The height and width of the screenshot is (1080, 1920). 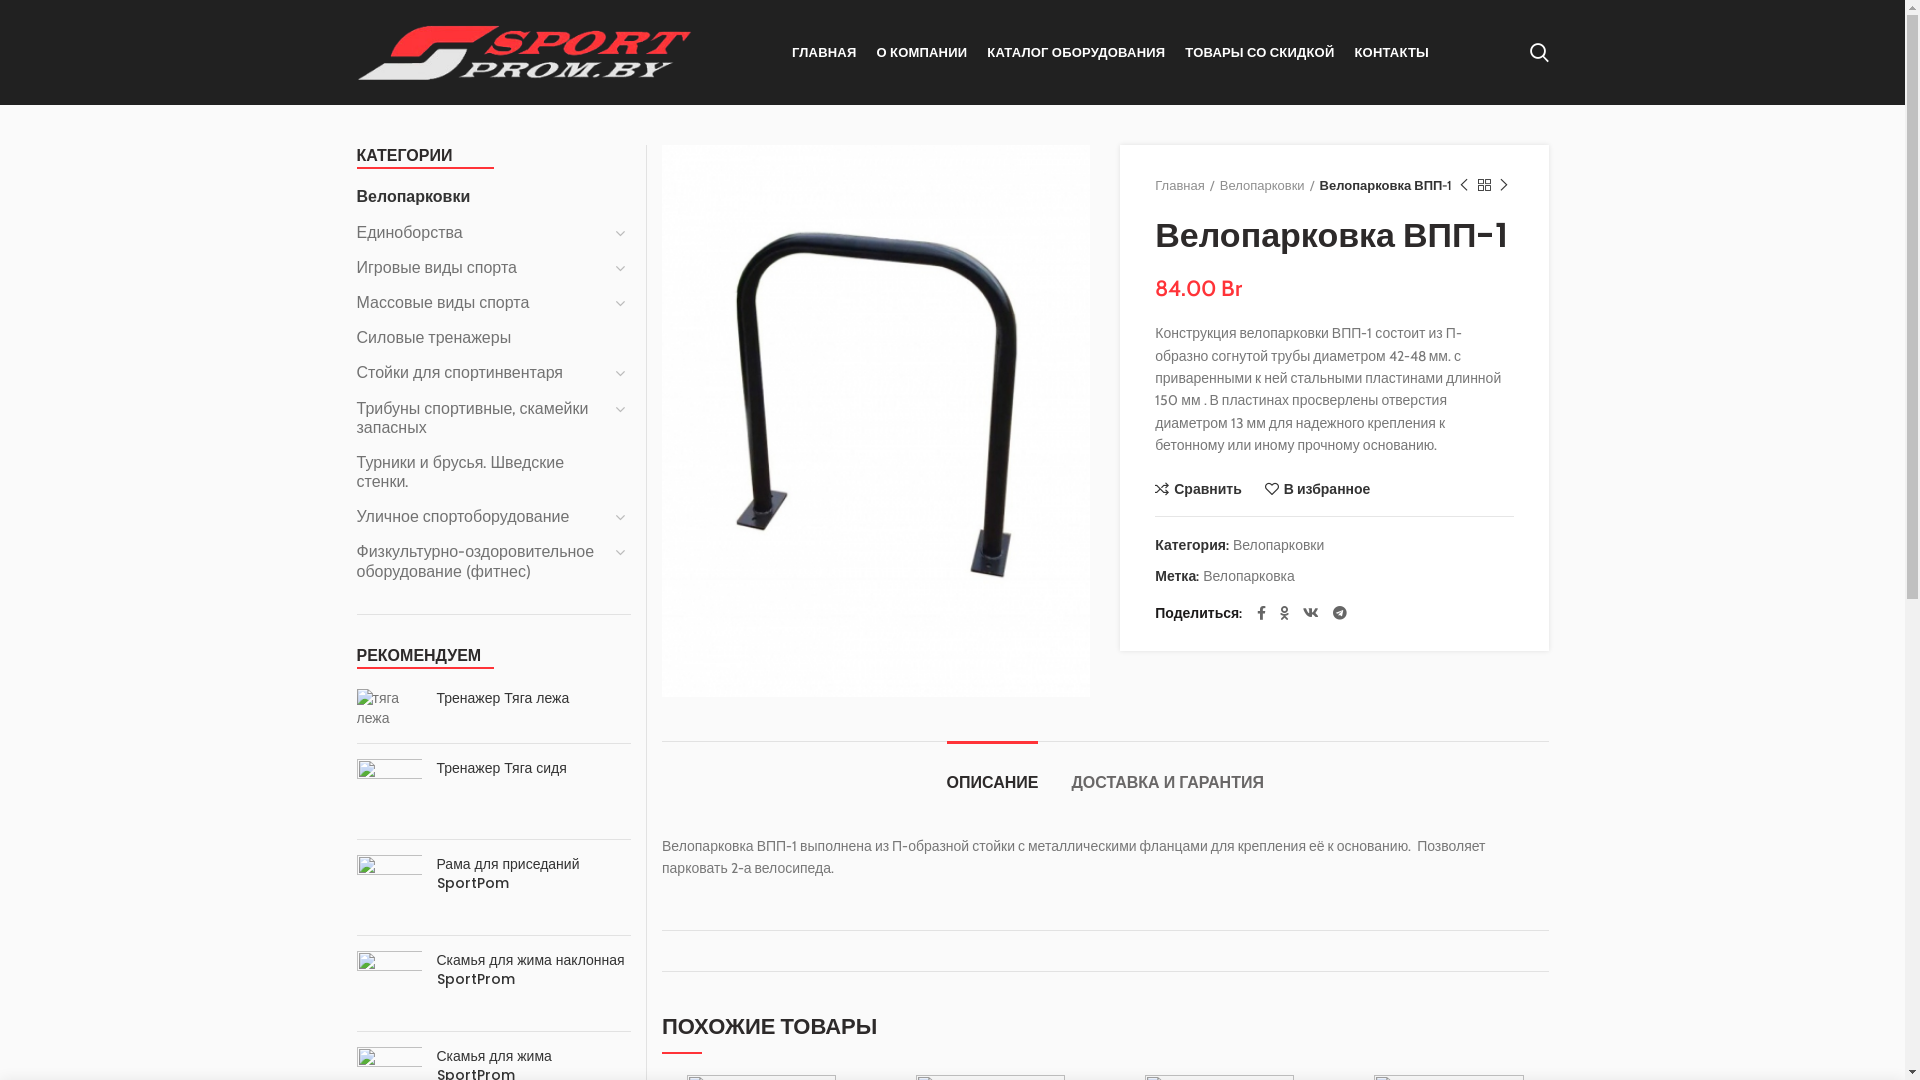 I want to click on 'VK', so click(x=450, y=962).